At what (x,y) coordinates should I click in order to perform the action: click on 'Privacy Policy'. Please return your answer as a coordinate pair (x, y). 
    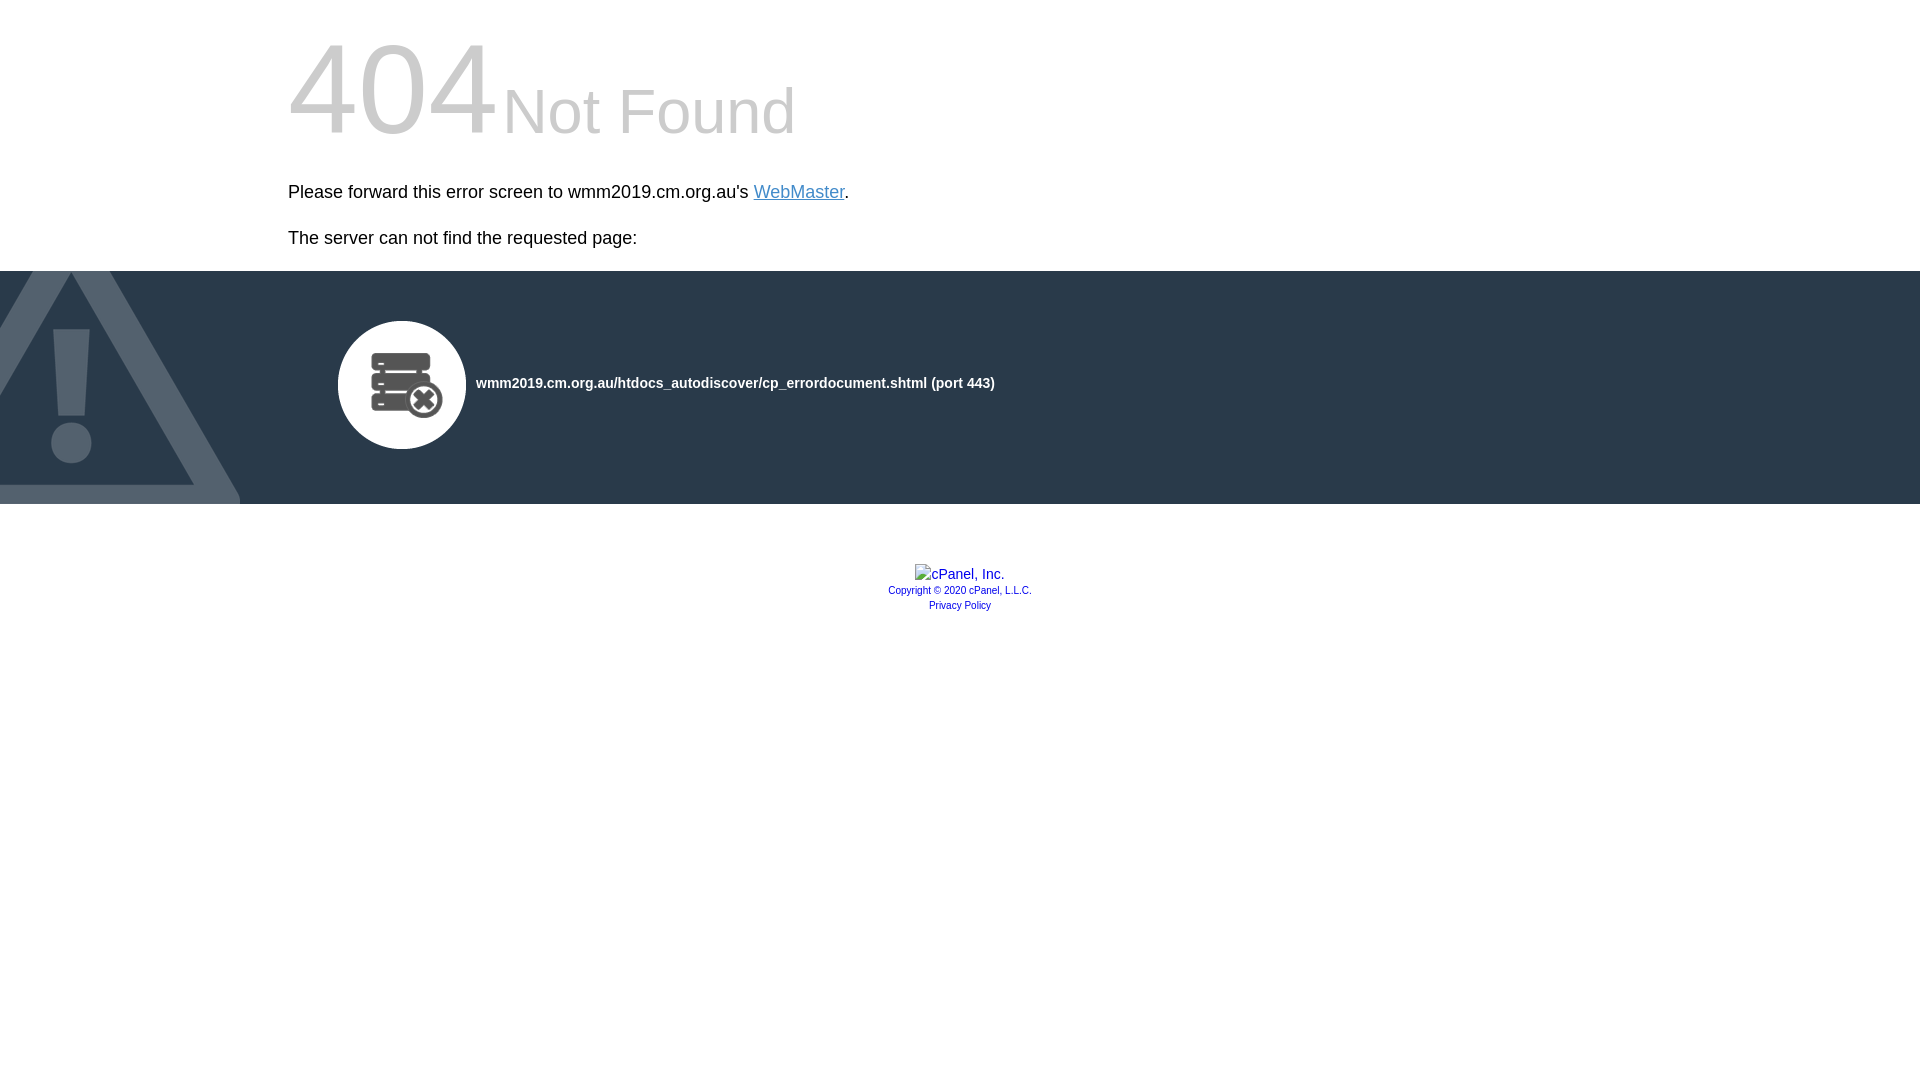
    Looking at the image, I should click on (960, 604).